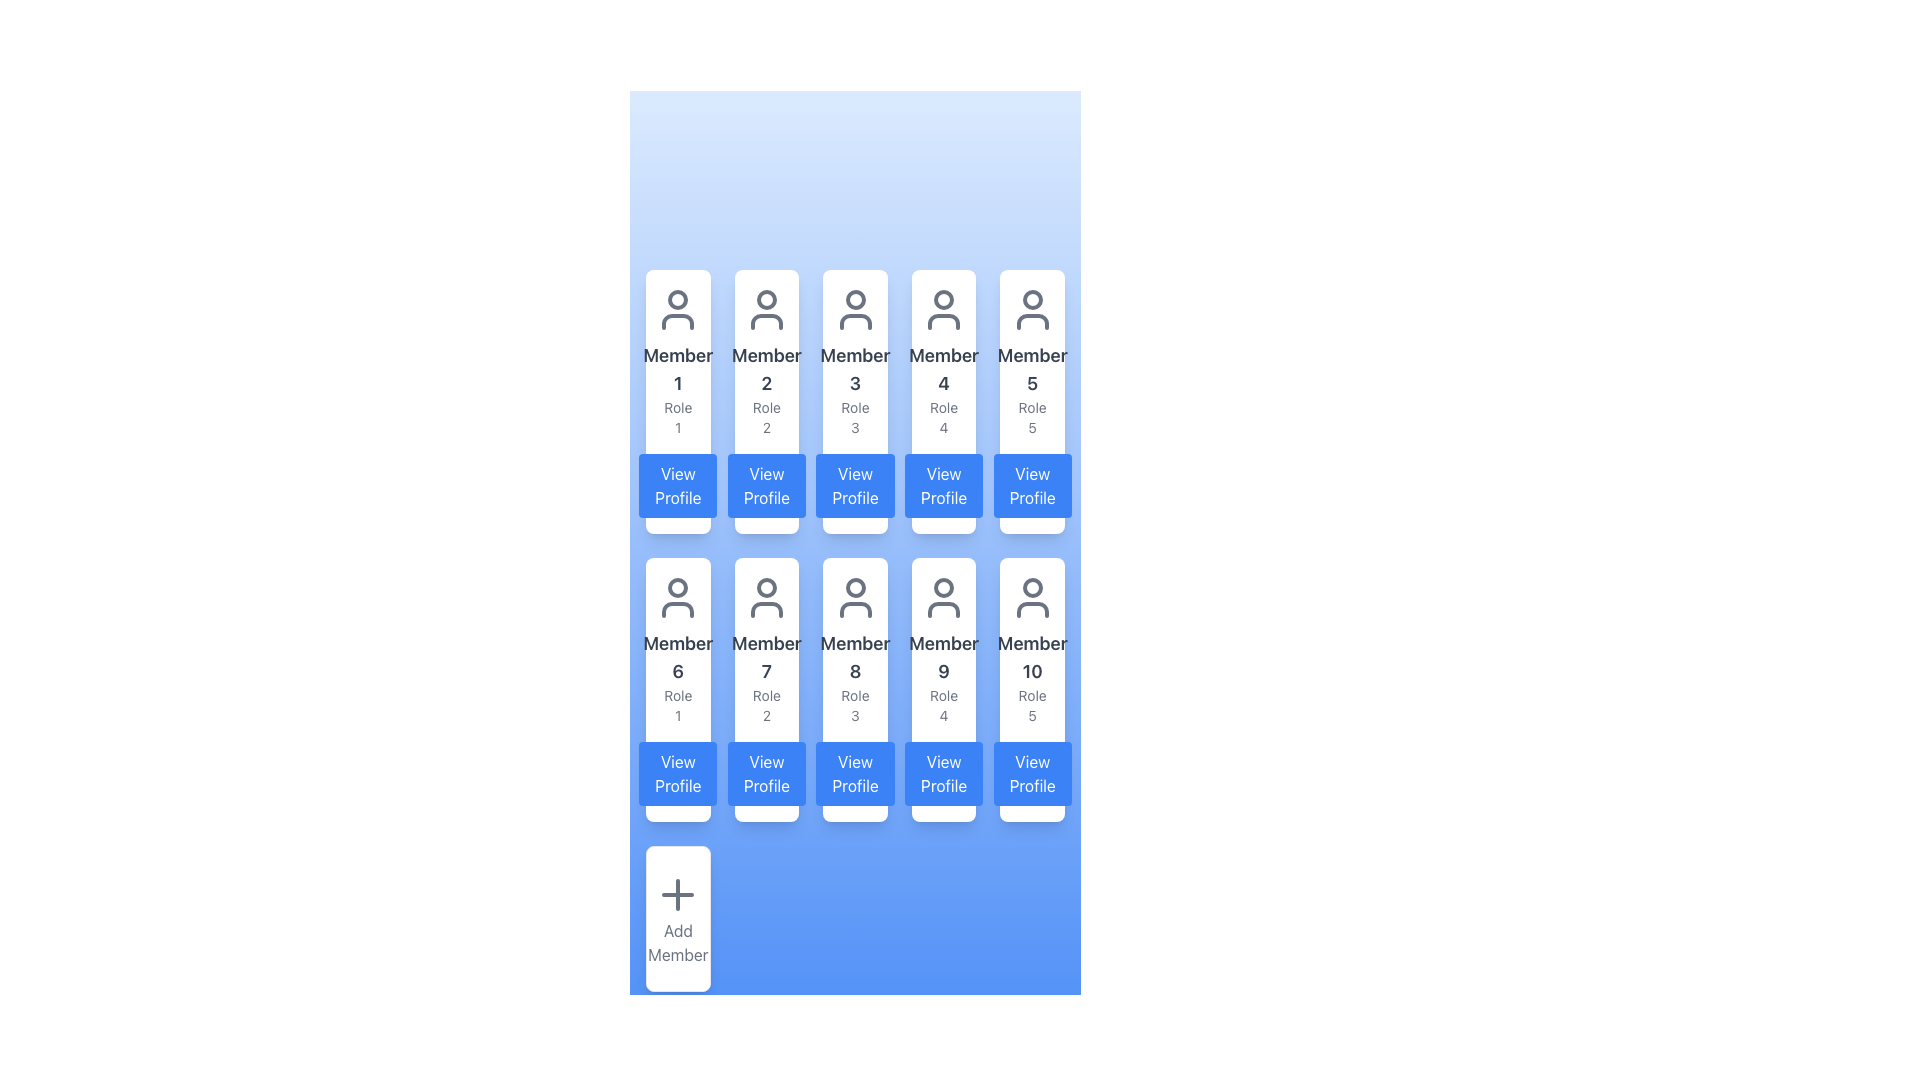 This screenshot has height=1080, width=1920. Describe the element at coordinates (765, 401) in the screenshot. I see `the Profile Card that has a white background, rounded corners, and a blue button labeled 'View Profile' at the bottom, located in the second column of the top row in the grid layout` at that location.